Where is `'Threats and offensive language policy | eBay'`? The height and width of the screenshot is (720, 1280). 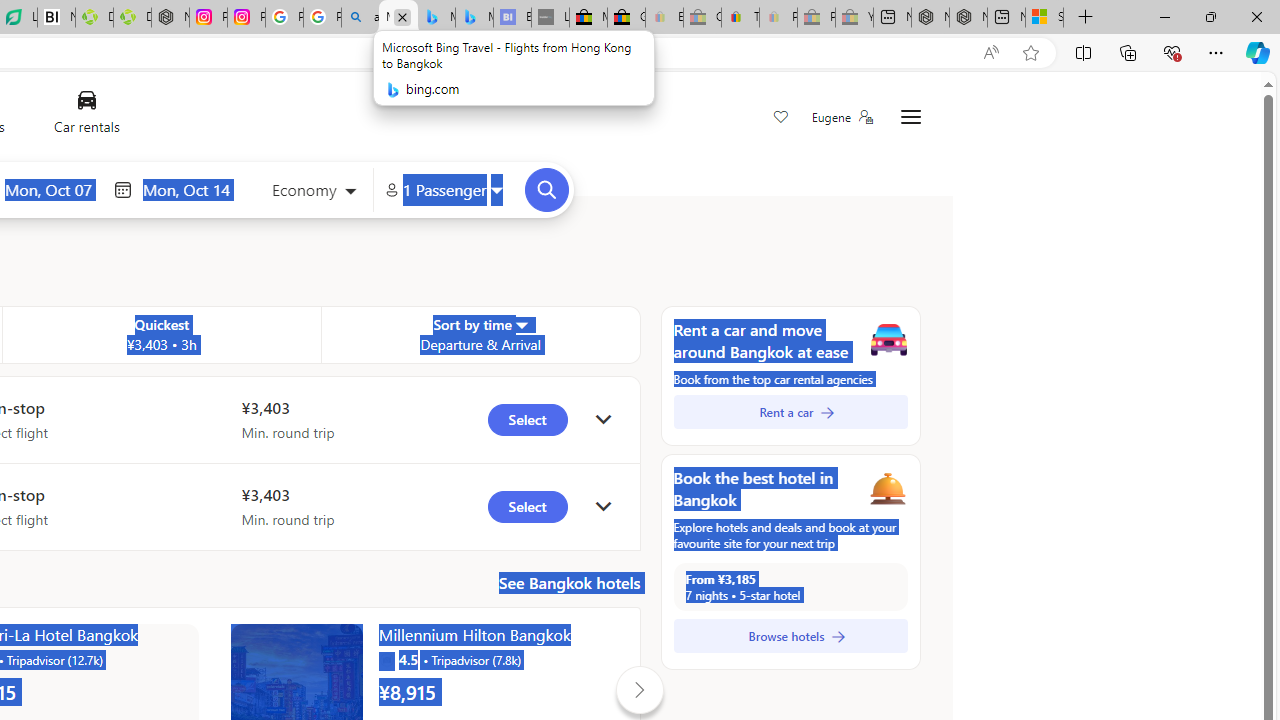 'Threats and offensive language policy | eBay' is located at coordinates (739, 17).